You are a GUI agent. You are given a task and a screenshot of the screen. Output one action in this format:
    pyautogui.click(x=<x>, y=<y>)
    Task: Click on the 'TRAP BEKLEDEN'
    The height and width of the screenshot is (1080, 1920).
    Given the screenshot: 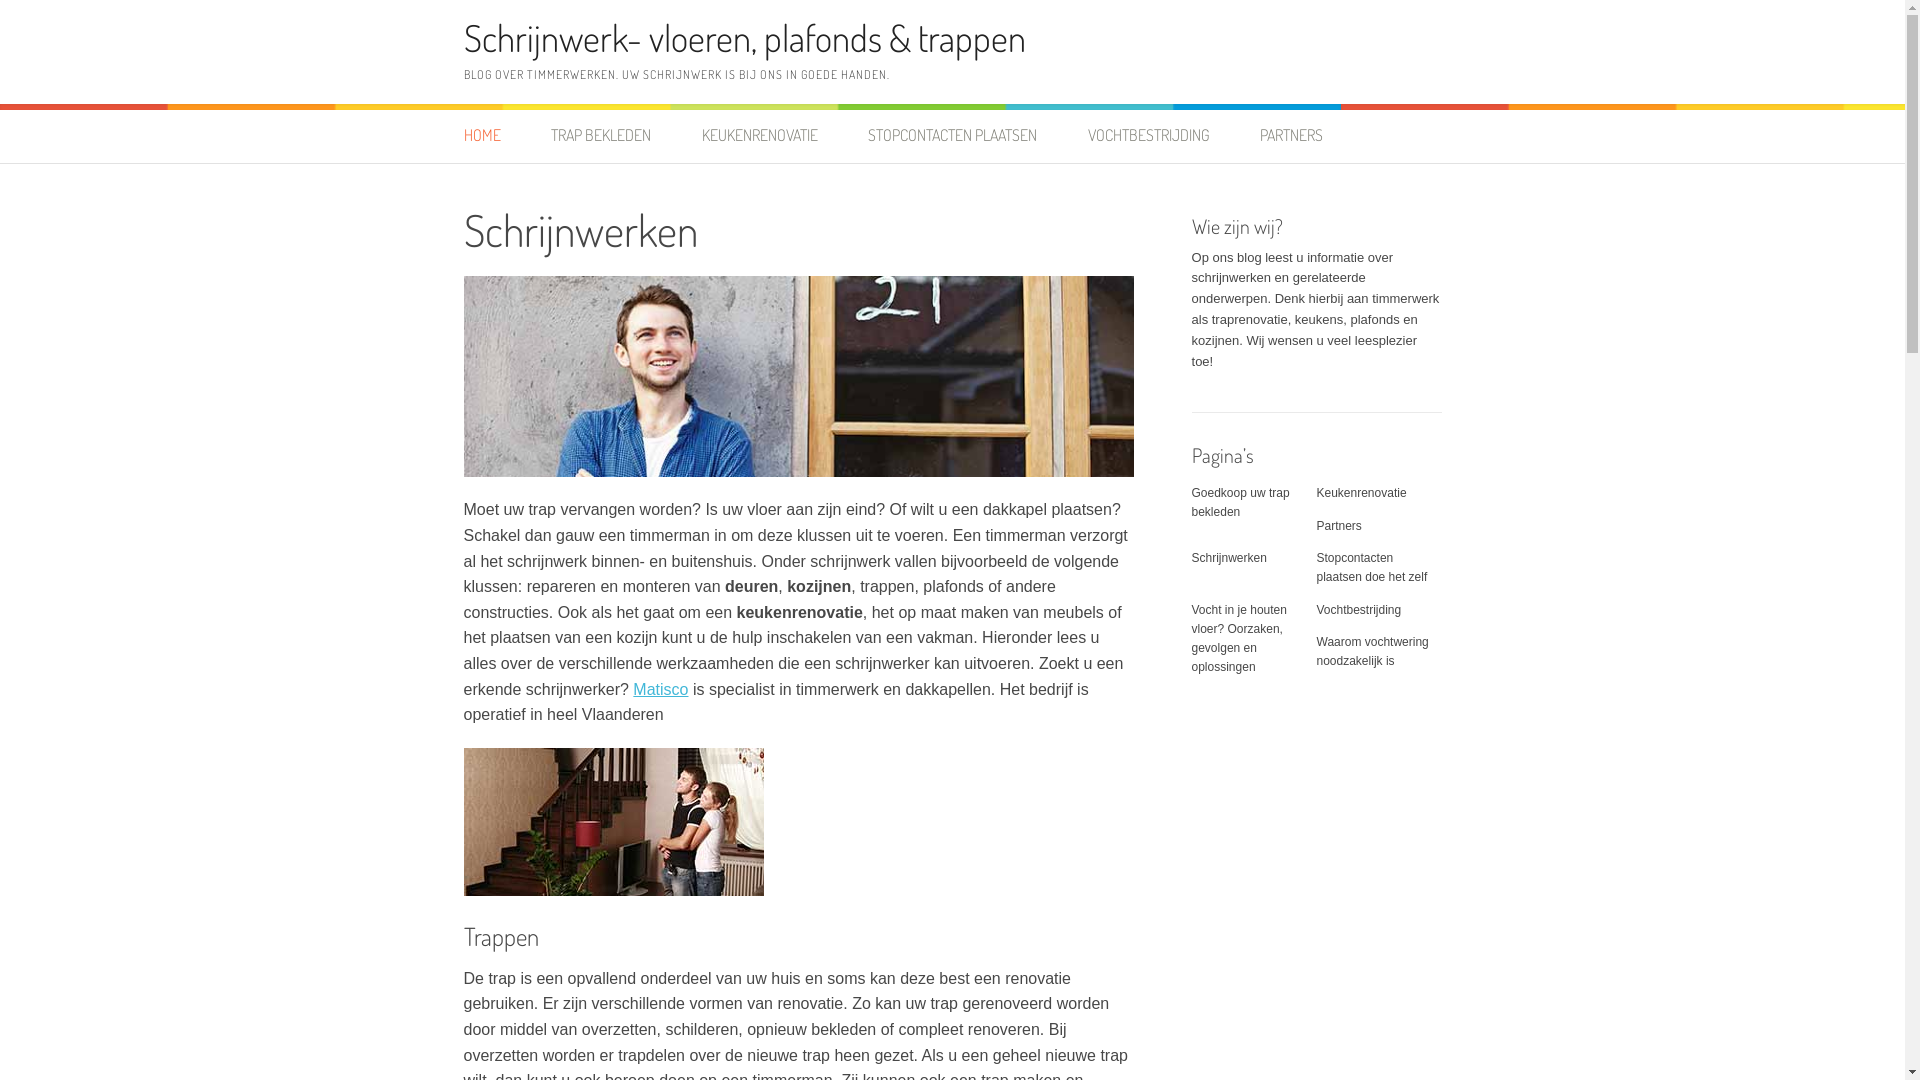 What is the action you would take?
    pyautogui.click(x=599, y=135)
    